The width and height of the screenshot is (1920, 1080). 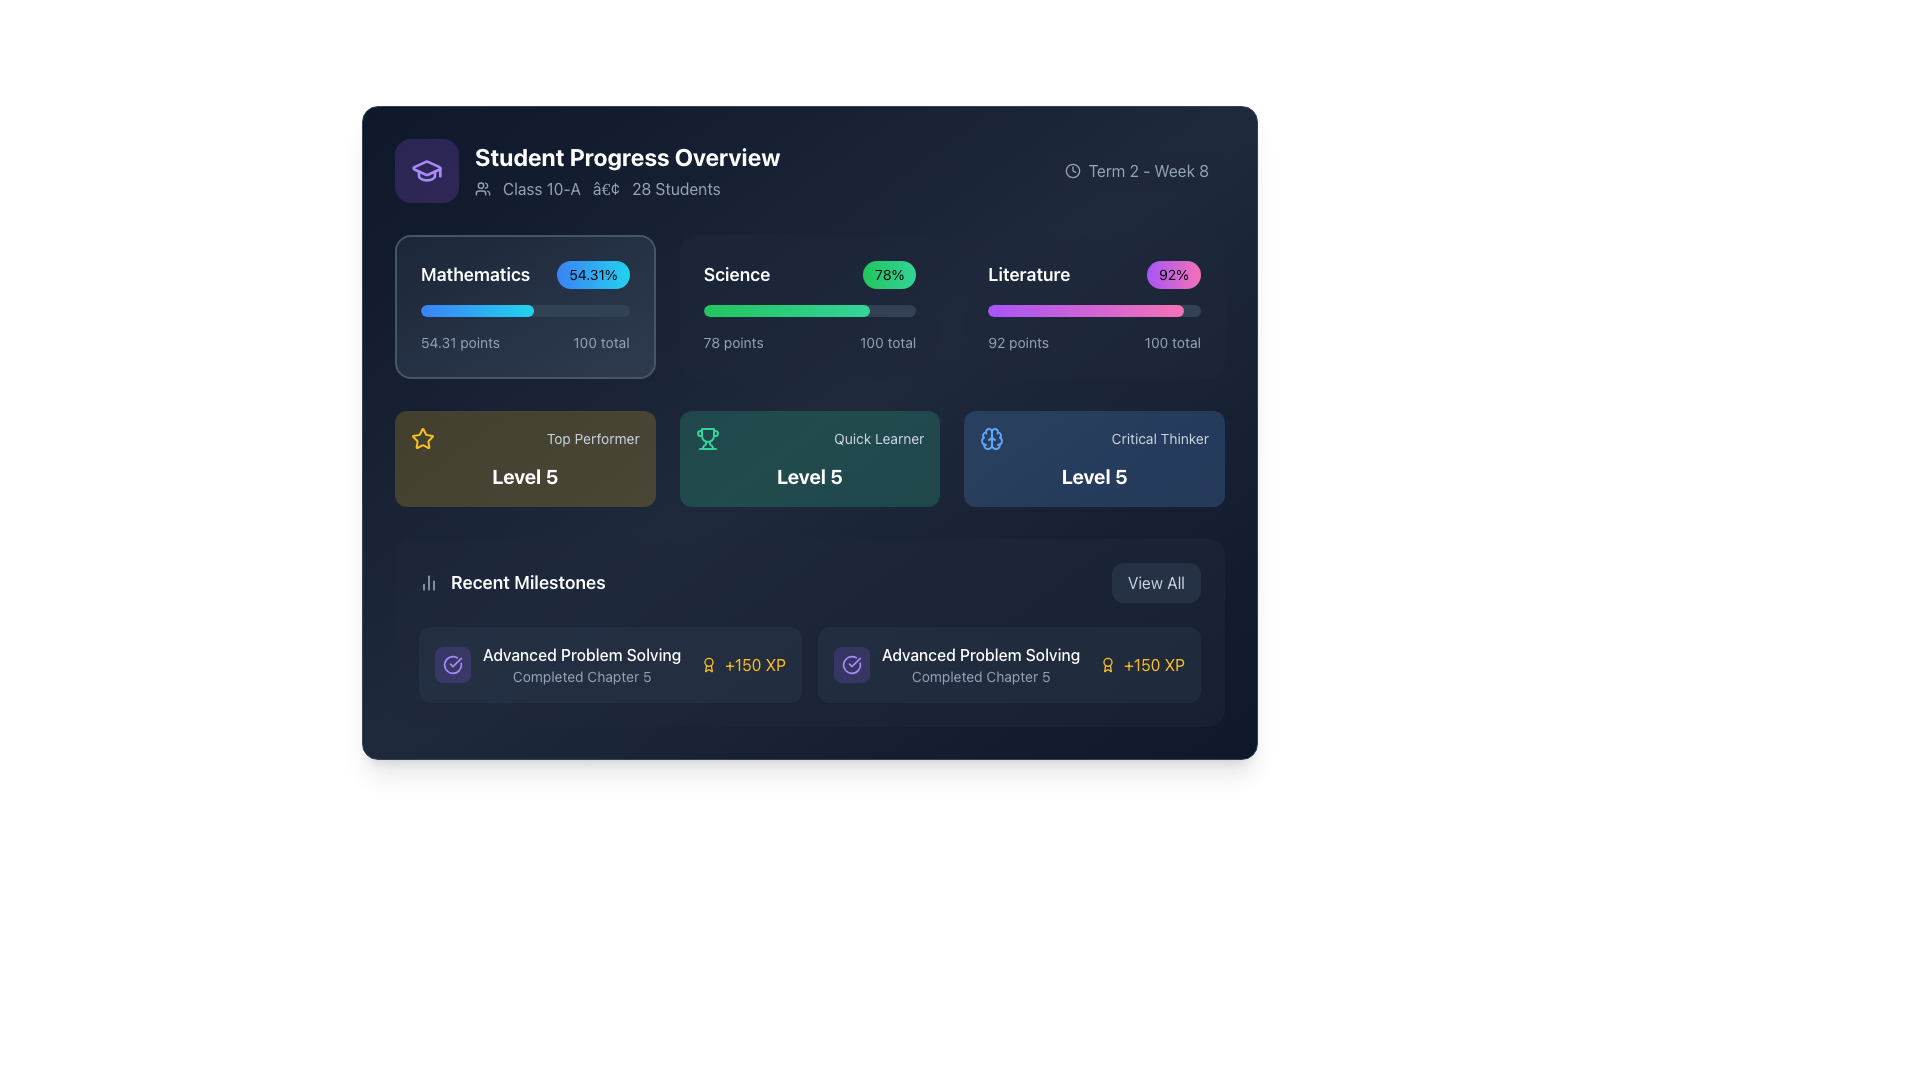 What do you see at coordinates (1093, 307) in the screenshot?
I see `the Progress Overview Tile for 'Literature'` at bounding box center [1093, 307].